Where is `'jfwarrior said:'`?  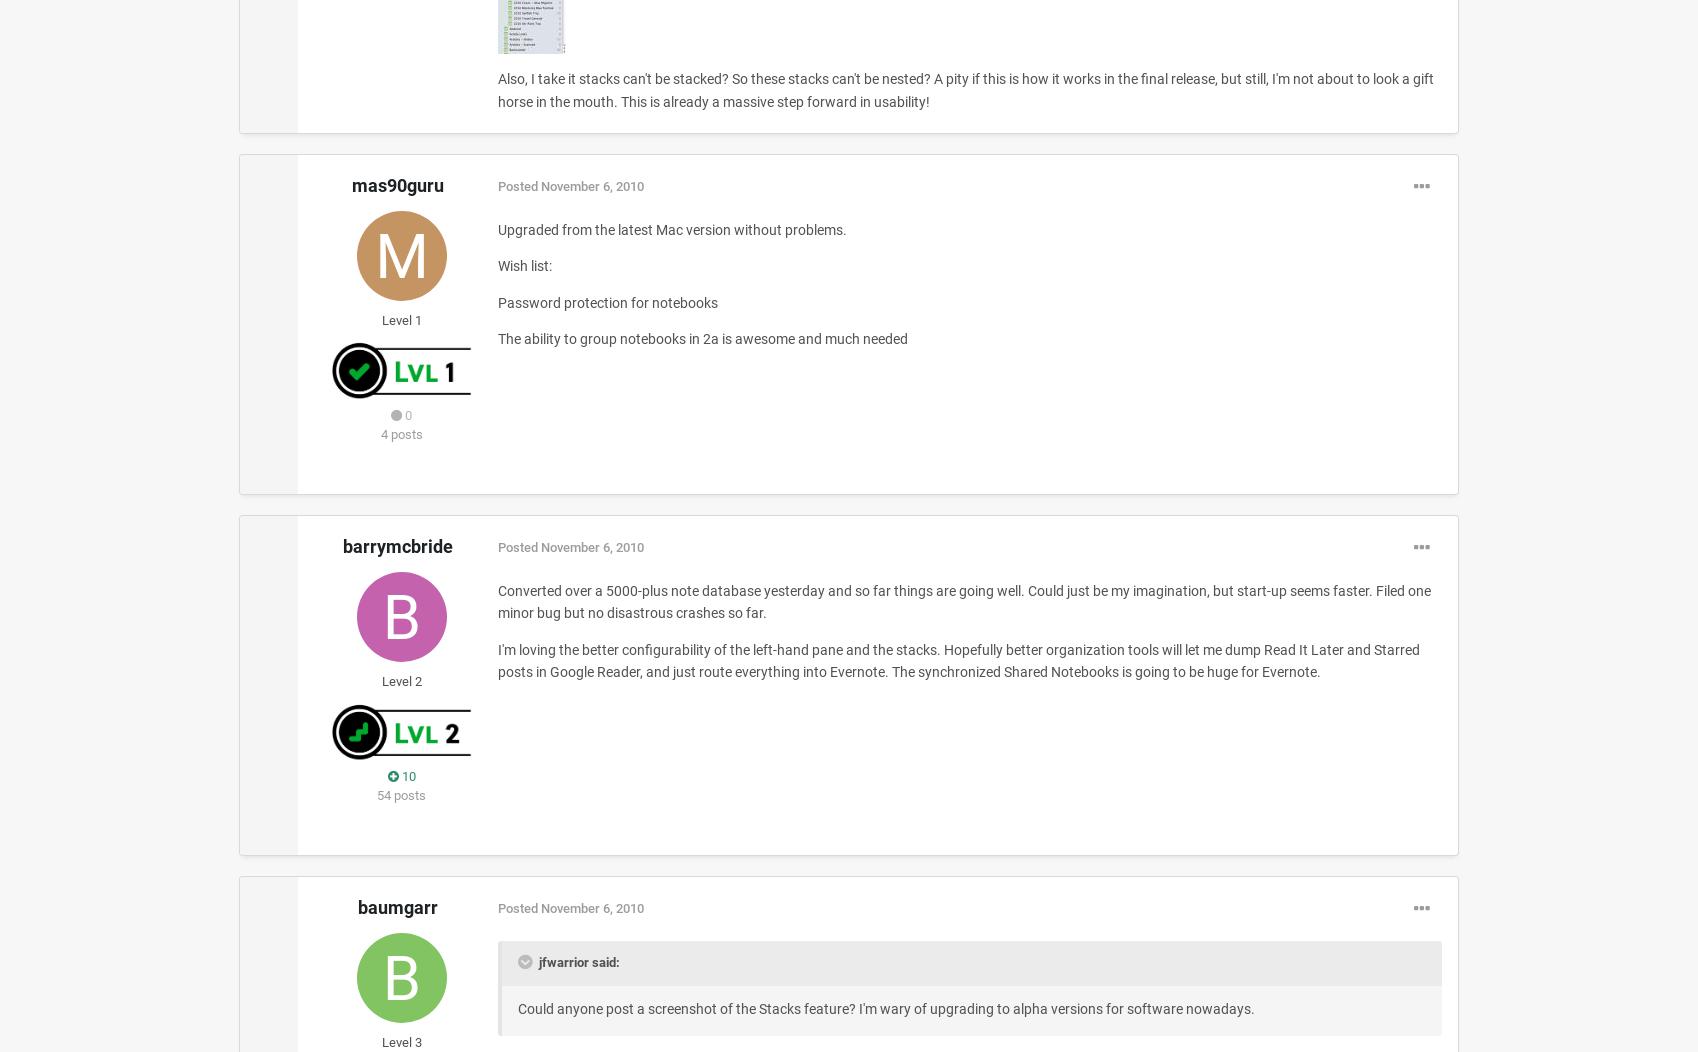
'jfwarrior said:' is located at coordinates (576, 961).